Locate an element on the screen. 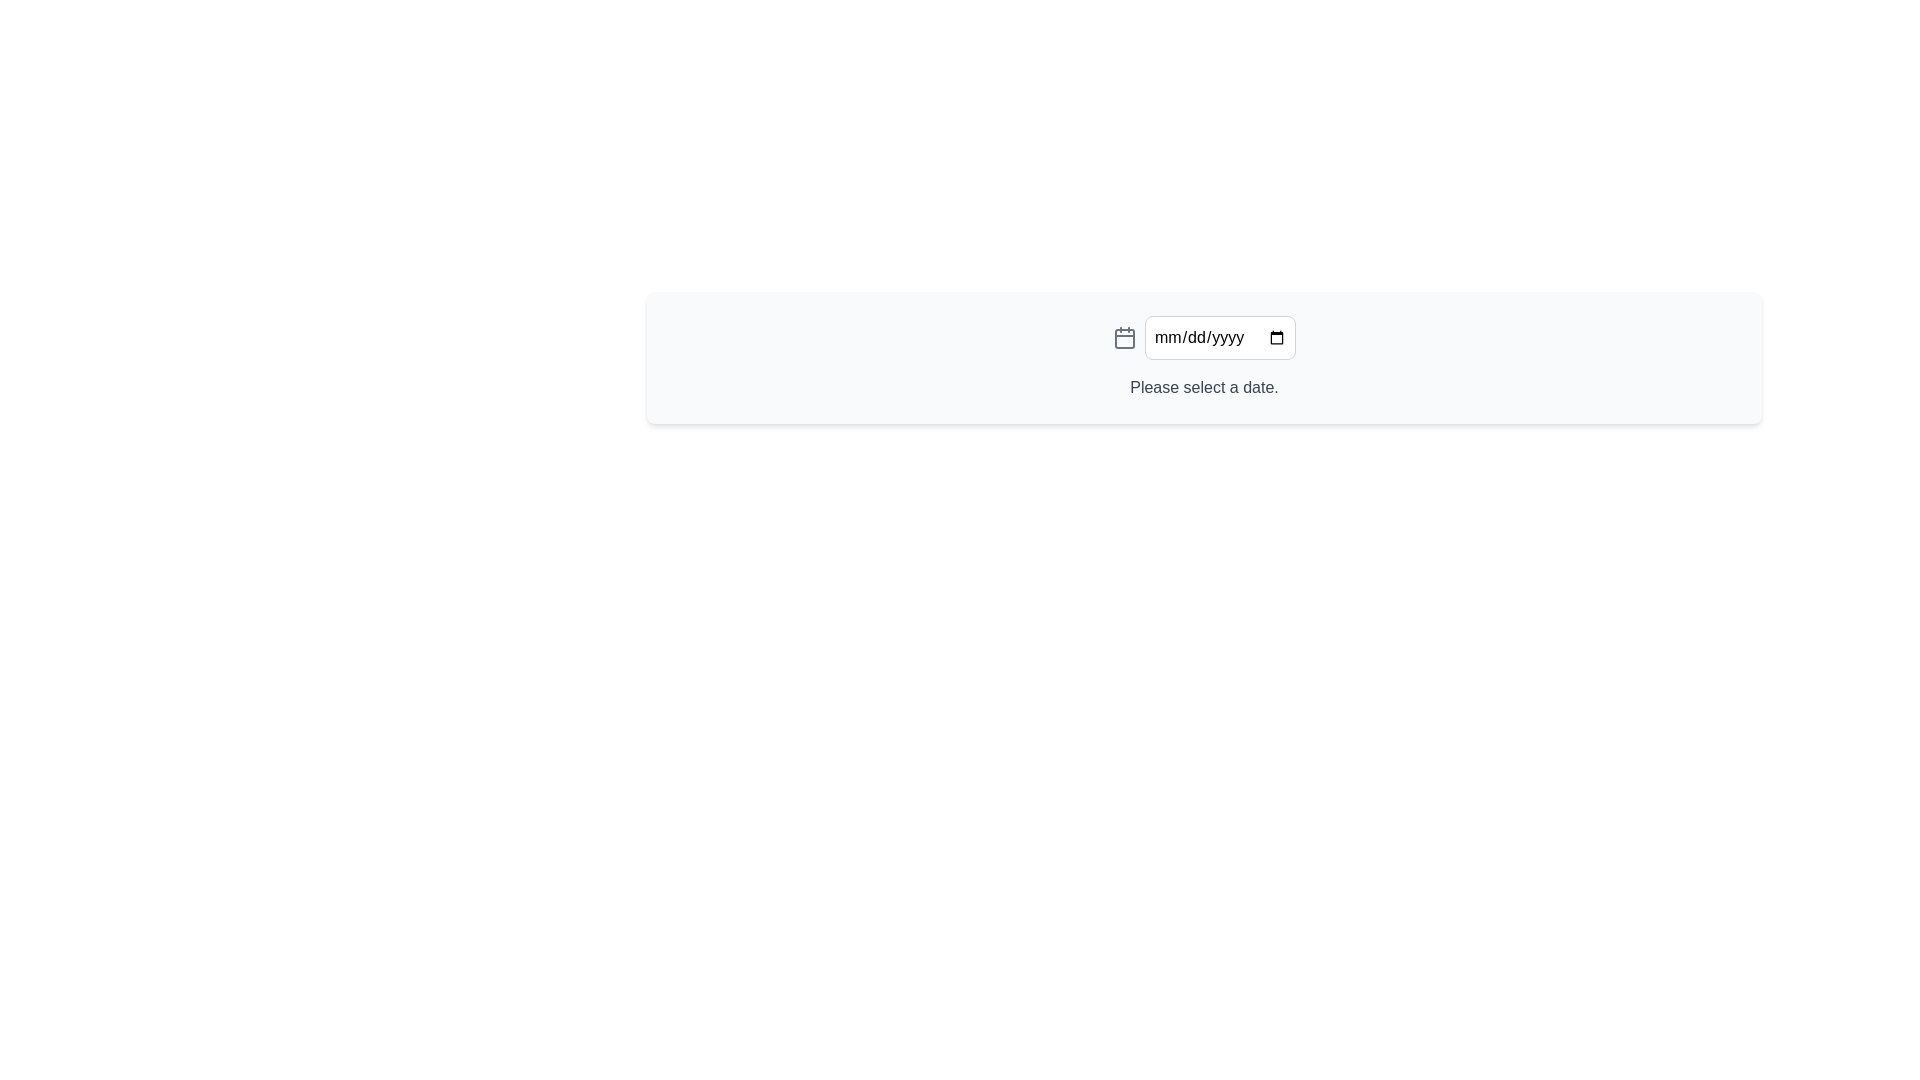 The width and height of the screenshot is (1920, 1080). the main body of the calendar icon, which is represented by an SVG rectangle and located towards the top-left area of the form section, next to a text input field is located at coordinates (1124, 338).